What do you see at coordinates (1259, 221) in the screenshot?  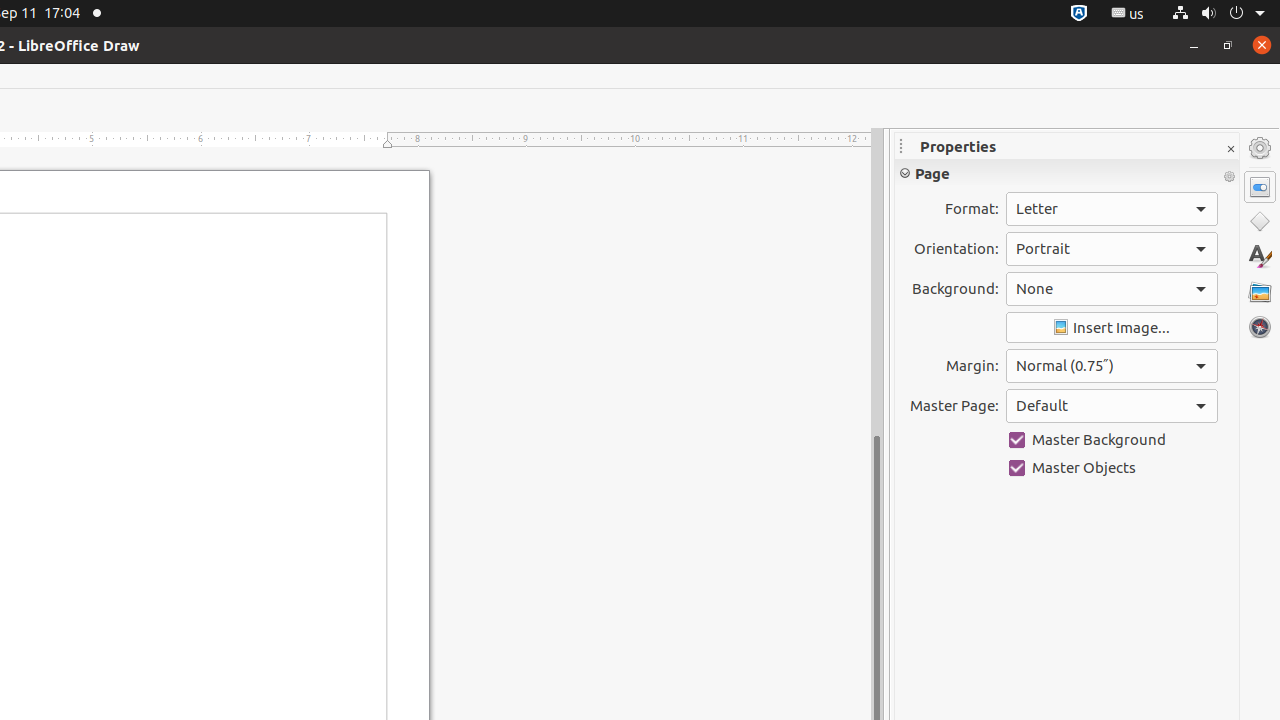 I see `'Shapes'` at bounding box center [1259, 221].